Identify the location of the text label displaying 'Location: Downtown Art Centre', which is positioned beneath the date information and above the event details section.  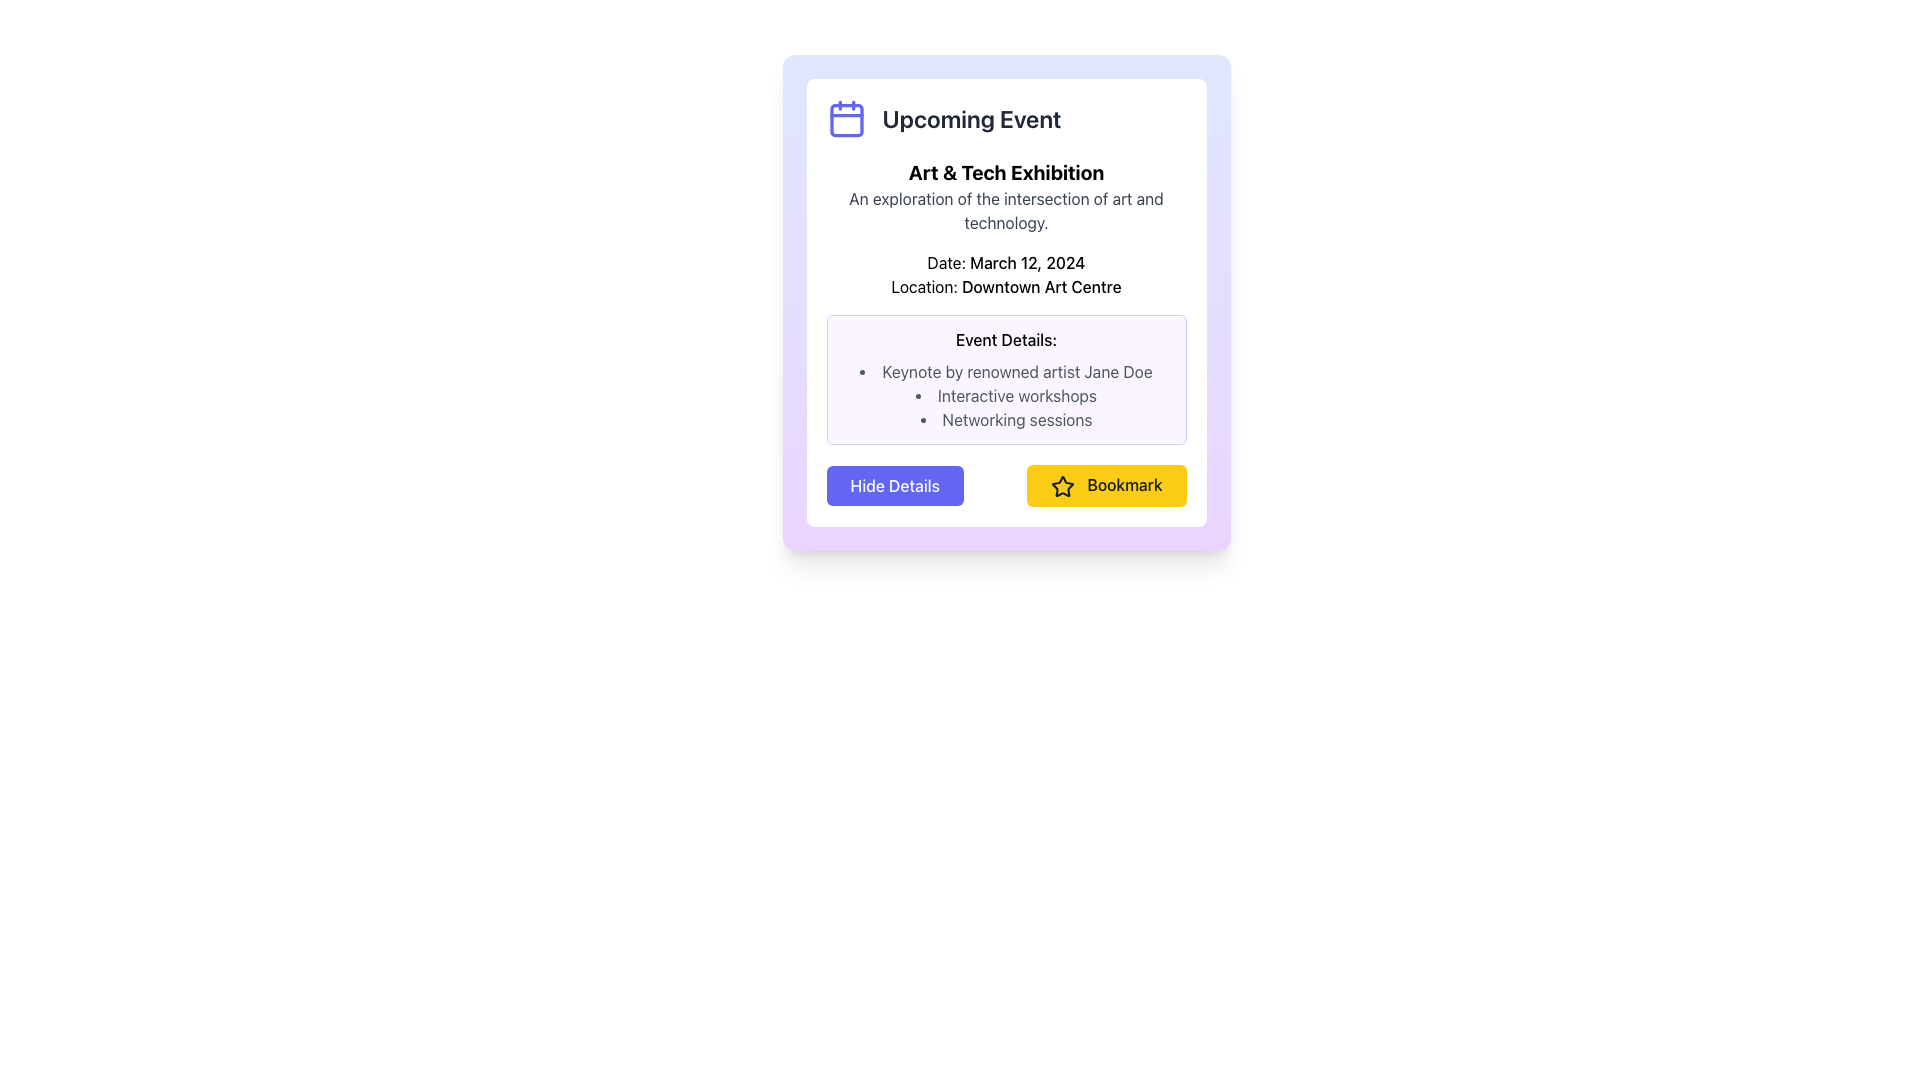
(1006, 286).